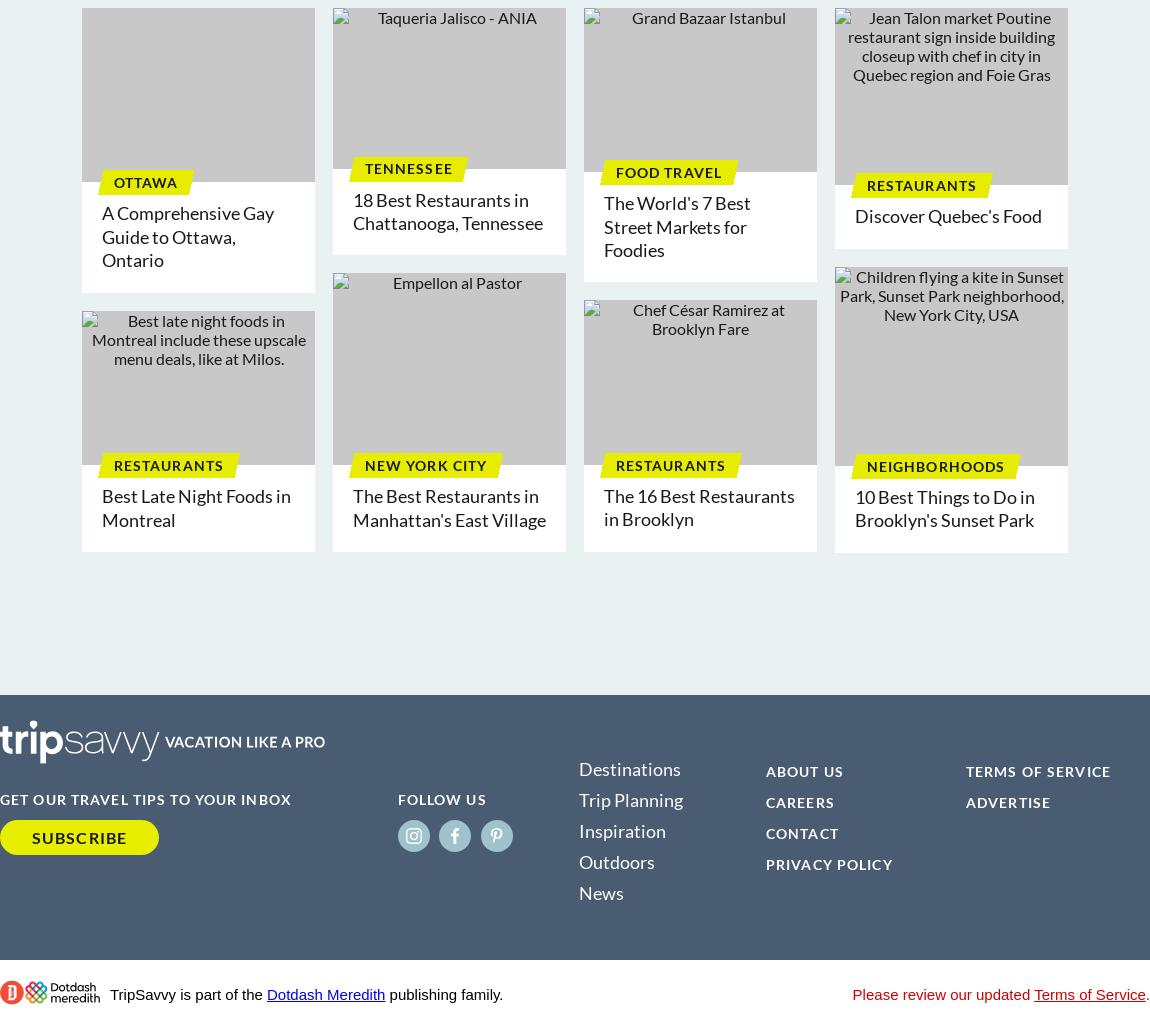  Describe the element at coordinates (187, 993) in the screenshot. I see `'TripSavvy is part of the'` at that location.